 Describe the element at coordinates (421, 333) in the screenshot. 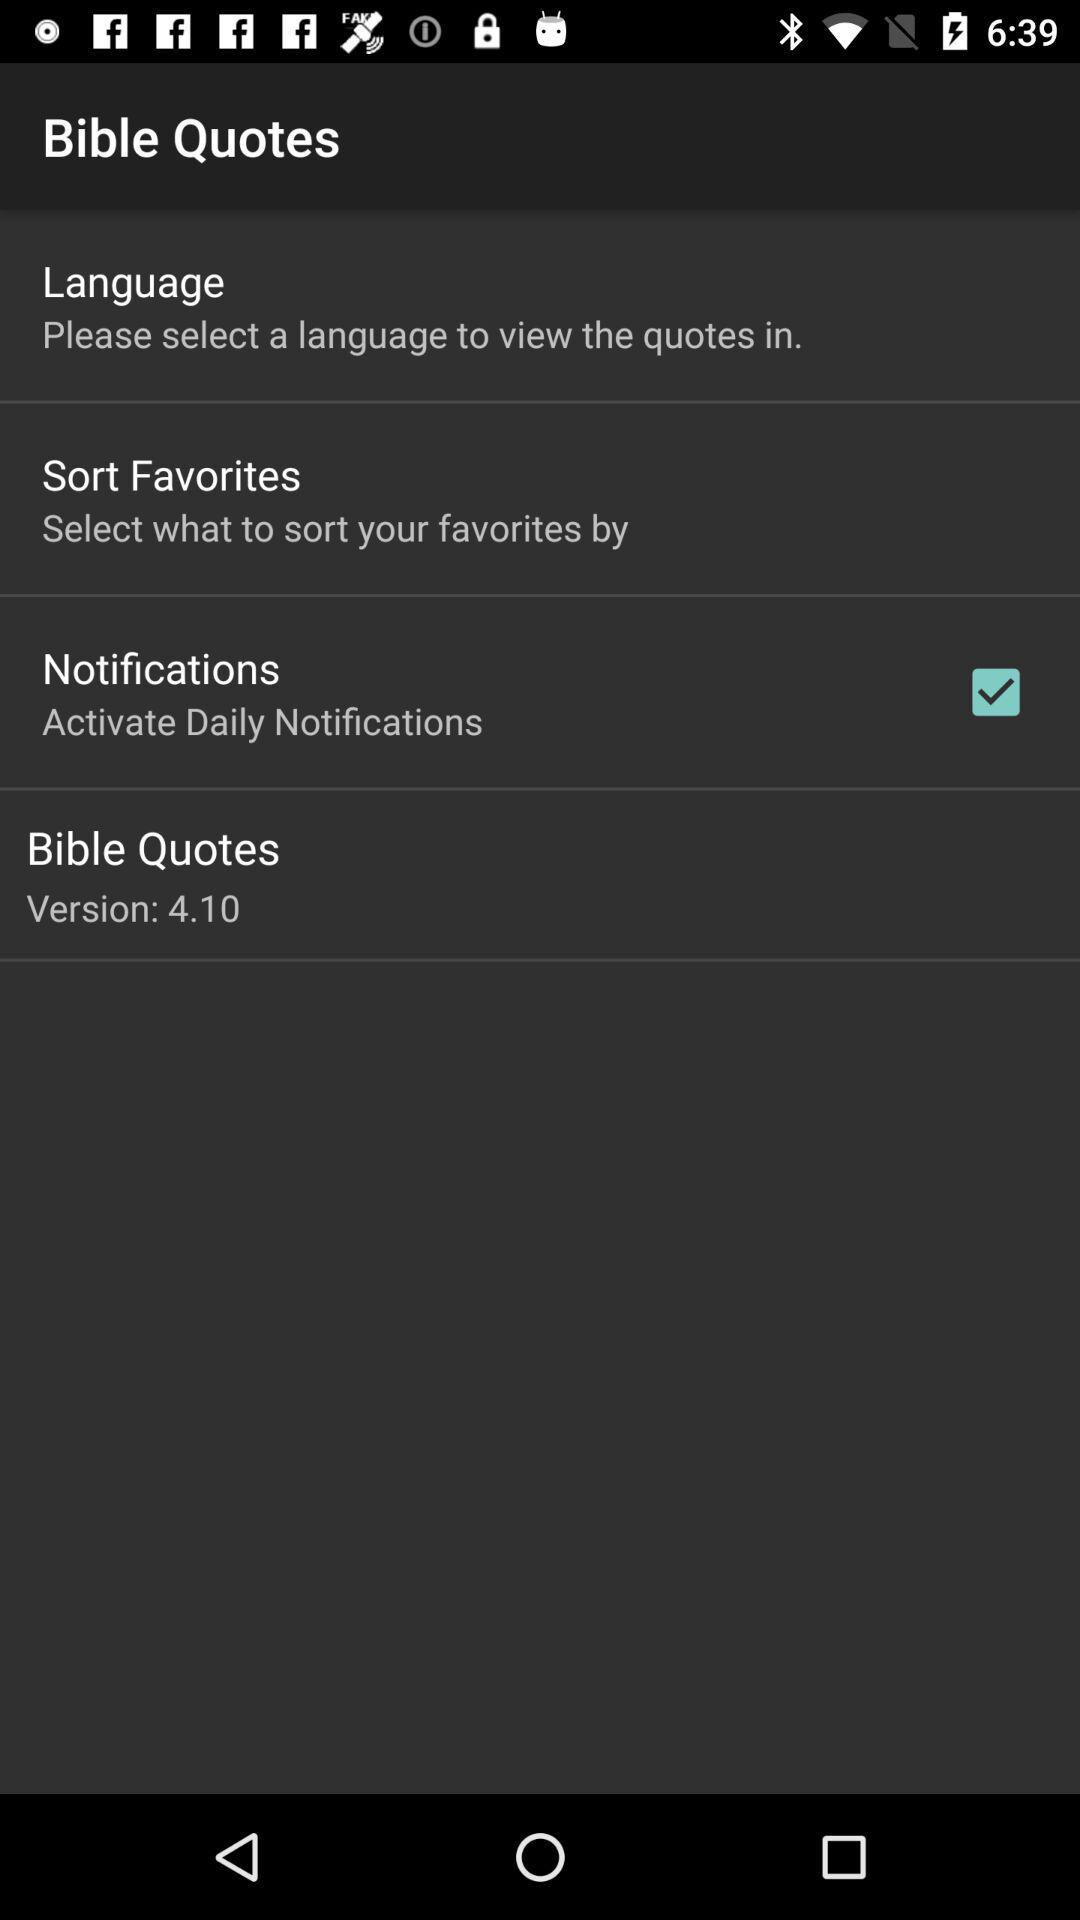

I see `the please select a` at that location.